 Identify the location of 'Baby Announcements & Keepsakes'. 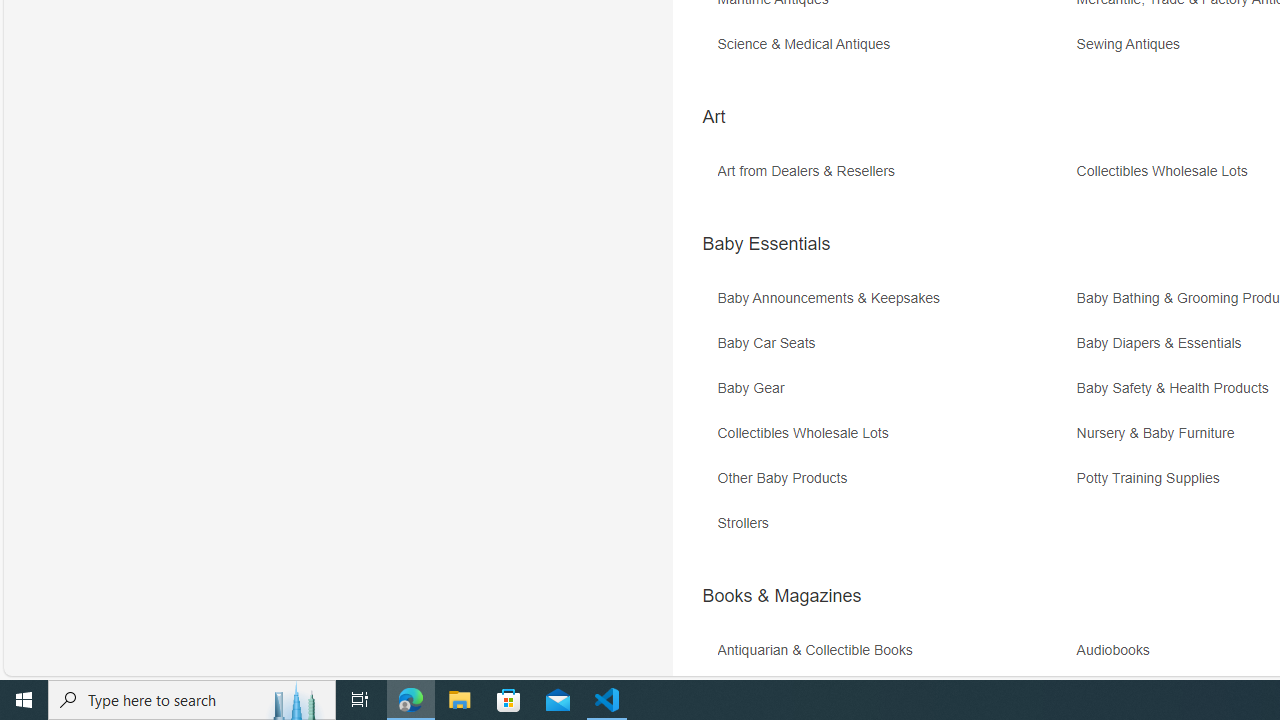
(833, 298).